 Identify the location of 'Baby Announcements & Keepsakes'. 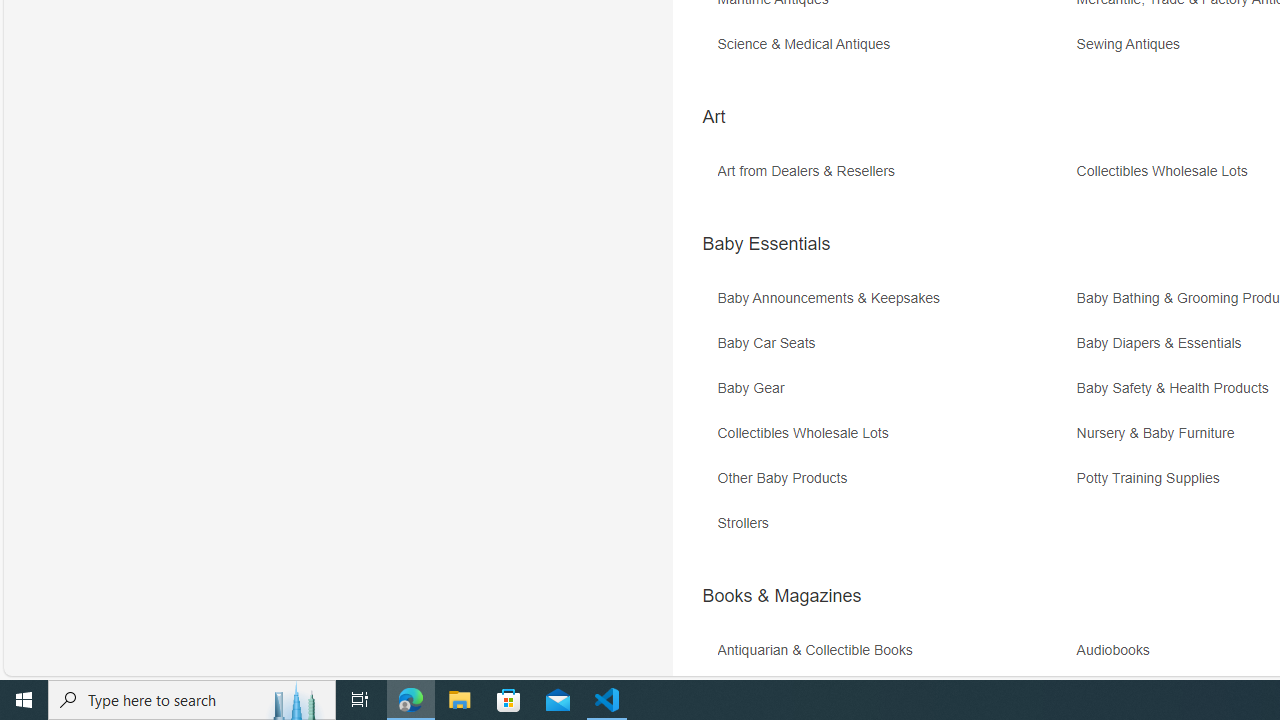
(833, 298).